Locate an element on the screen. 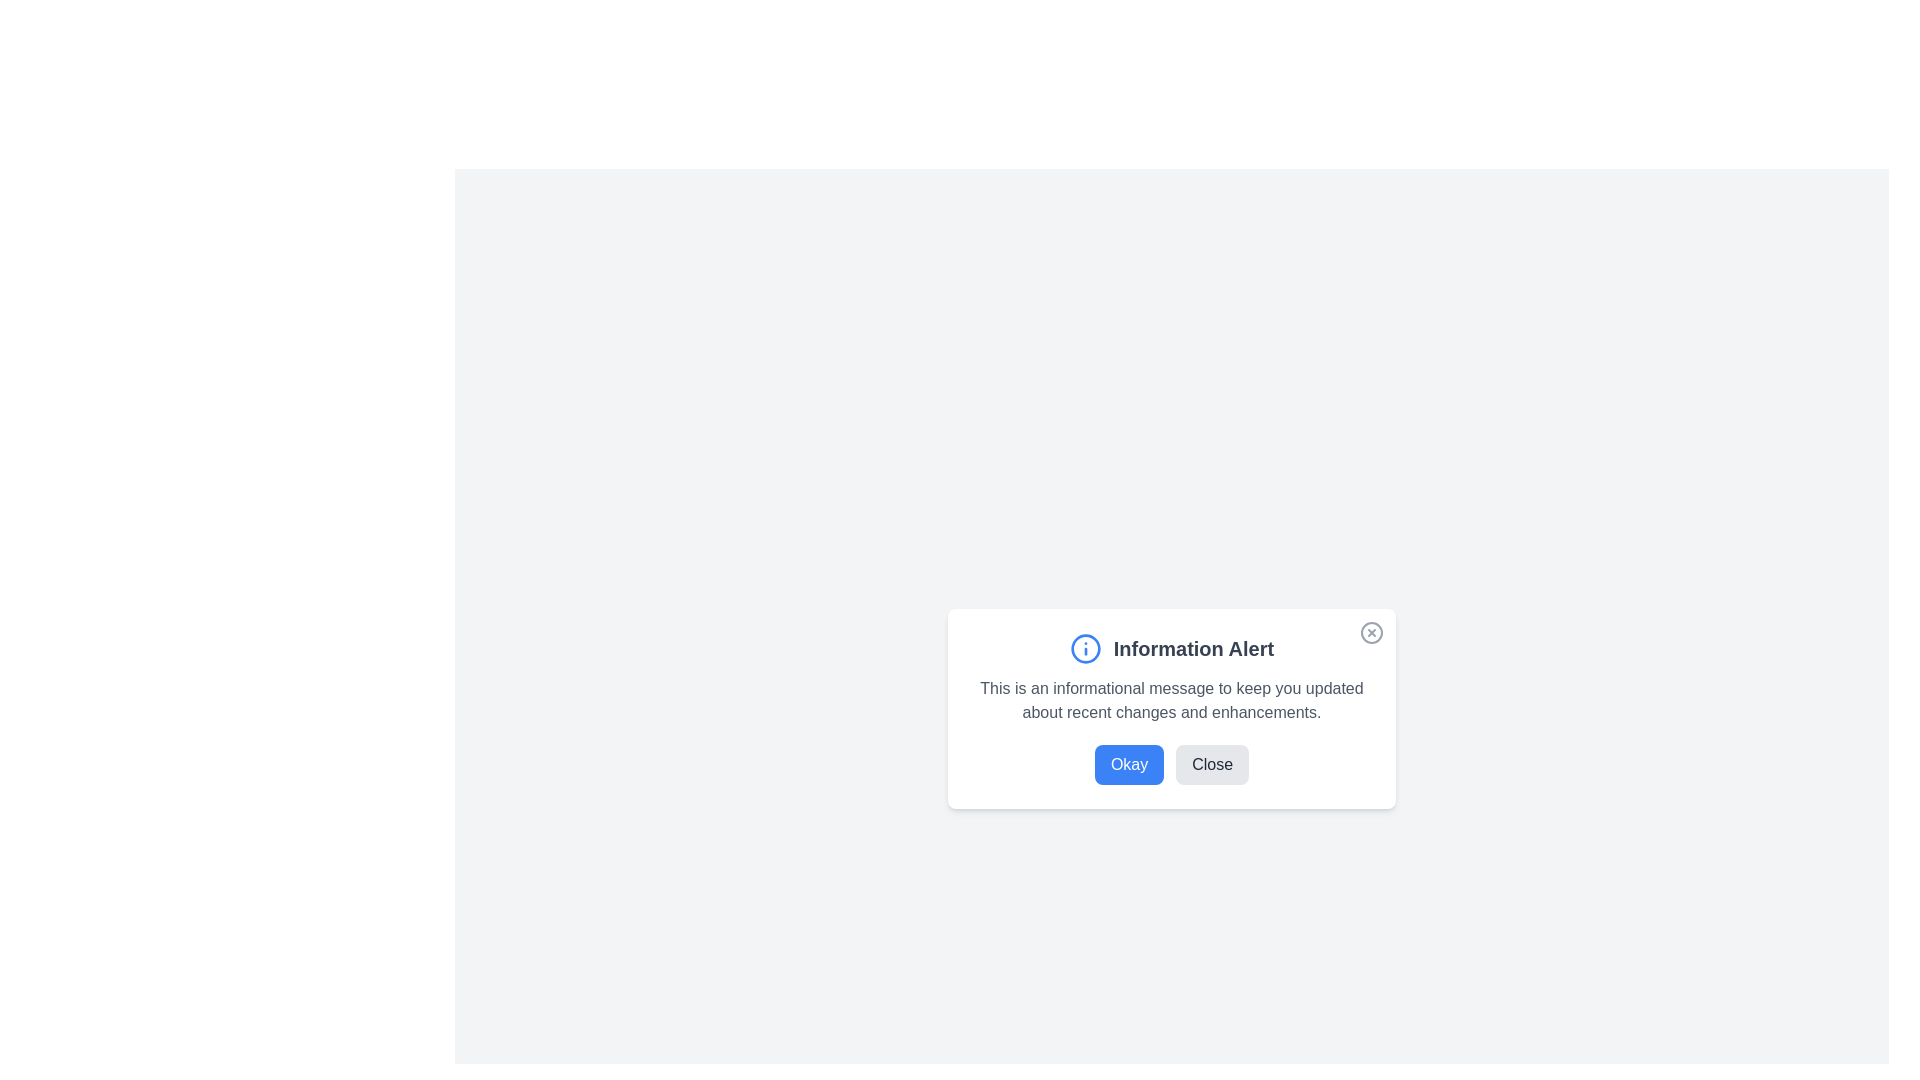 This screenshot has width=1920, height=1080. the 'Okay' button, which is a white label on a blue rounded rectangular background, positioned at the bottom-right corner of the modal dialog is located at coordinates (1129, 764).